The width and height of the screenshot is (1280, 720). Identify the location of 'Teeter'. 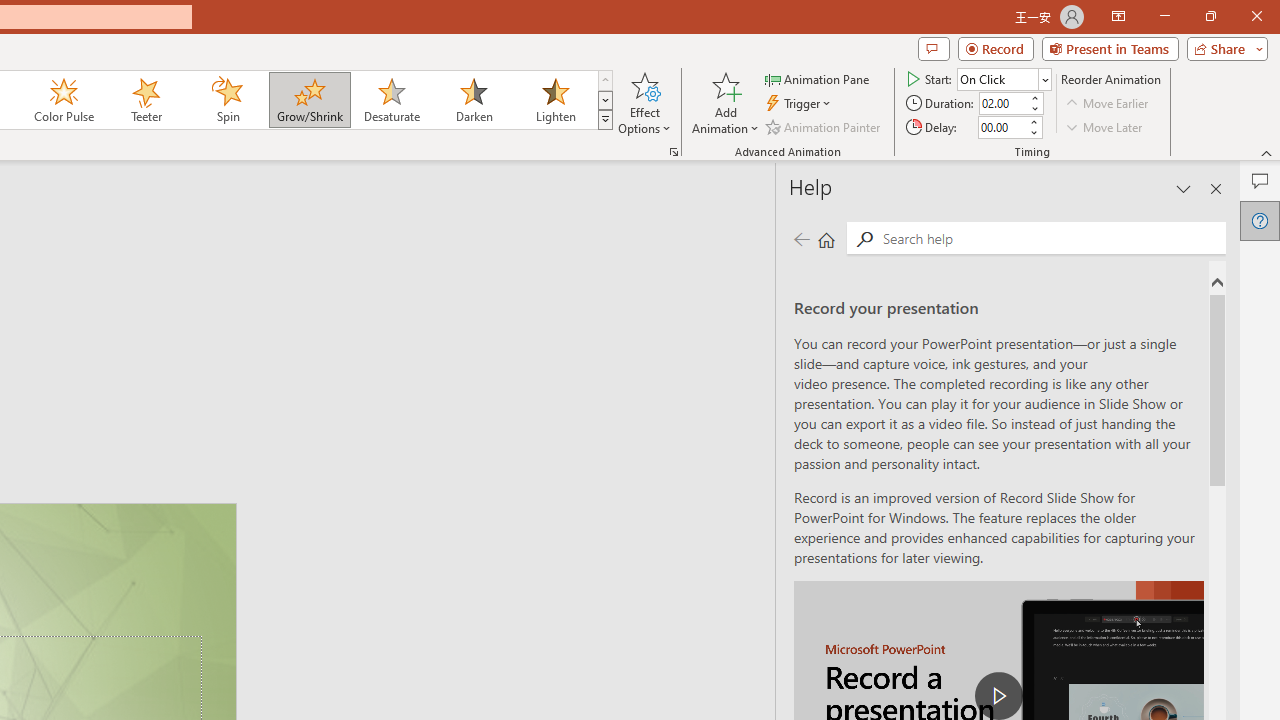
(144, 100).